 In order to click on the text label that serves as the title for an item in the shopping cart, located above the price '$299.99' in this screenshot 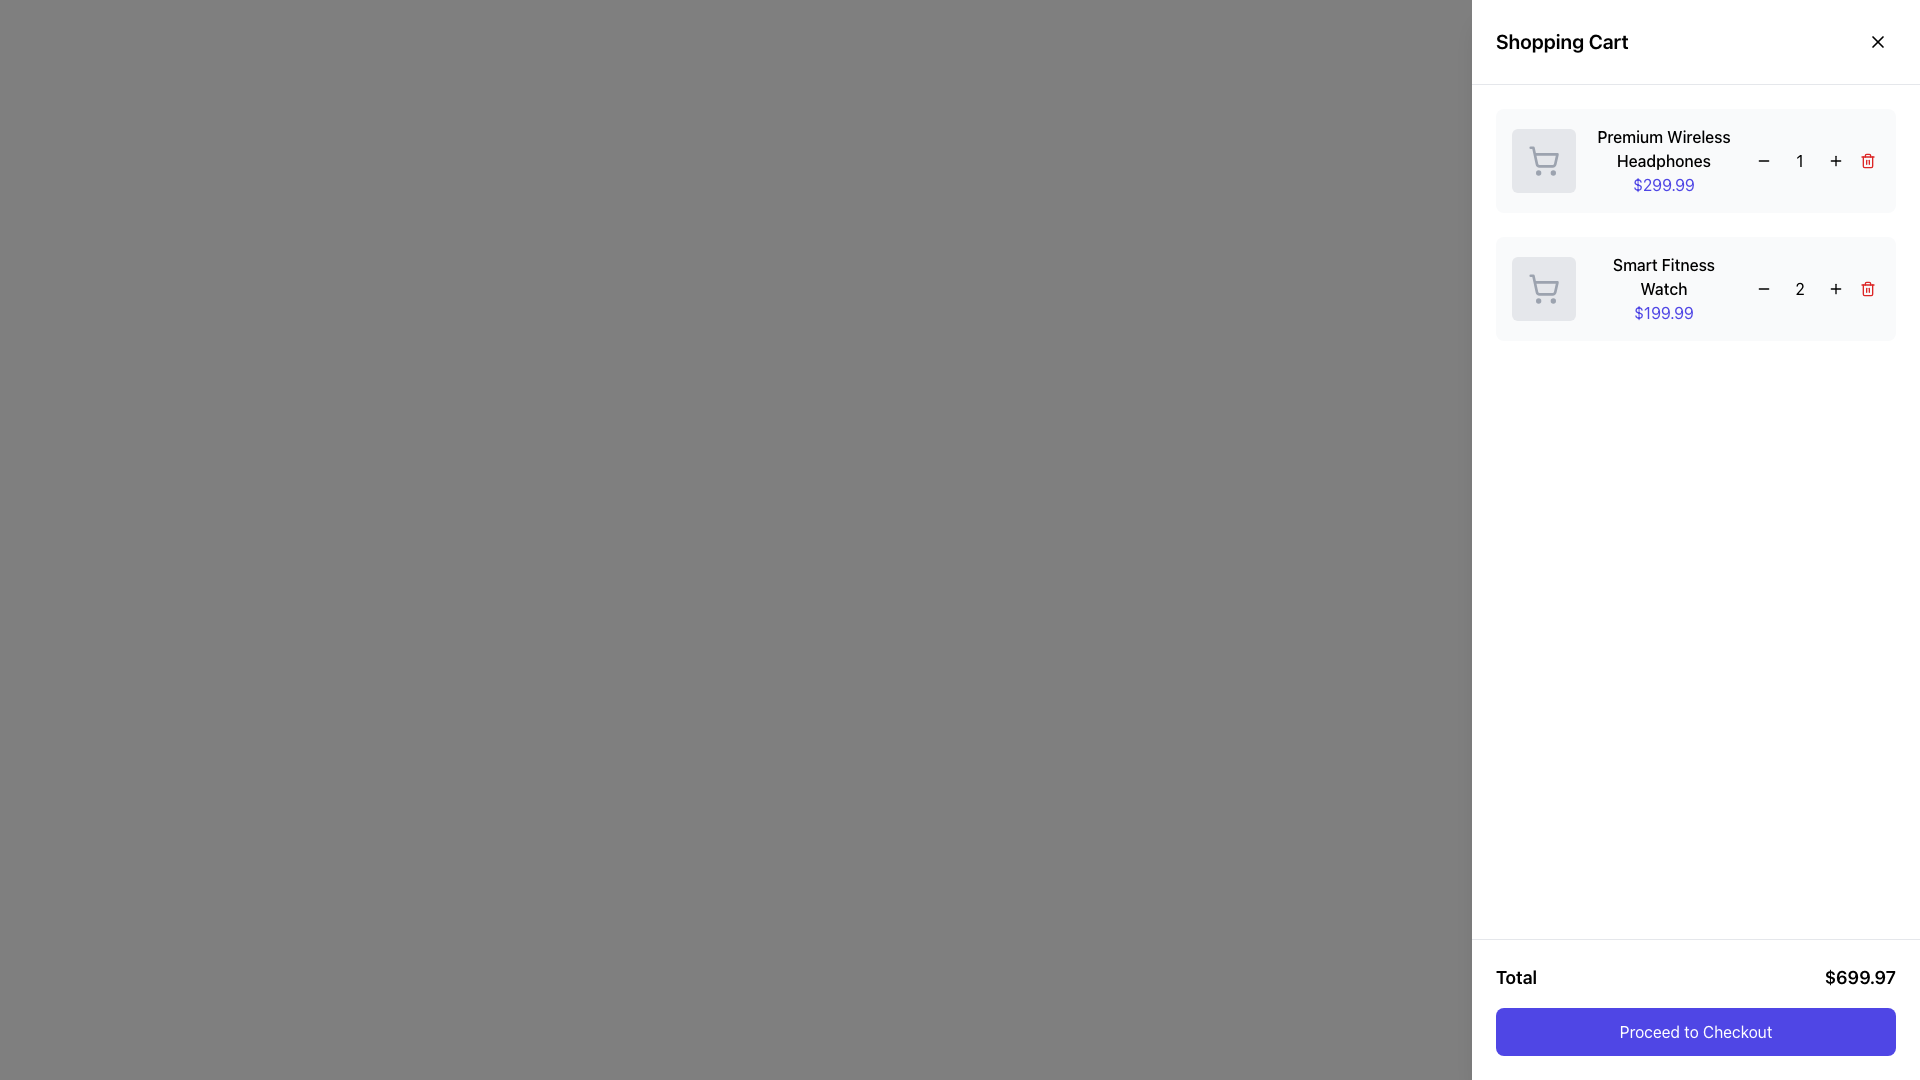, I will do `click(1664, 148)`.